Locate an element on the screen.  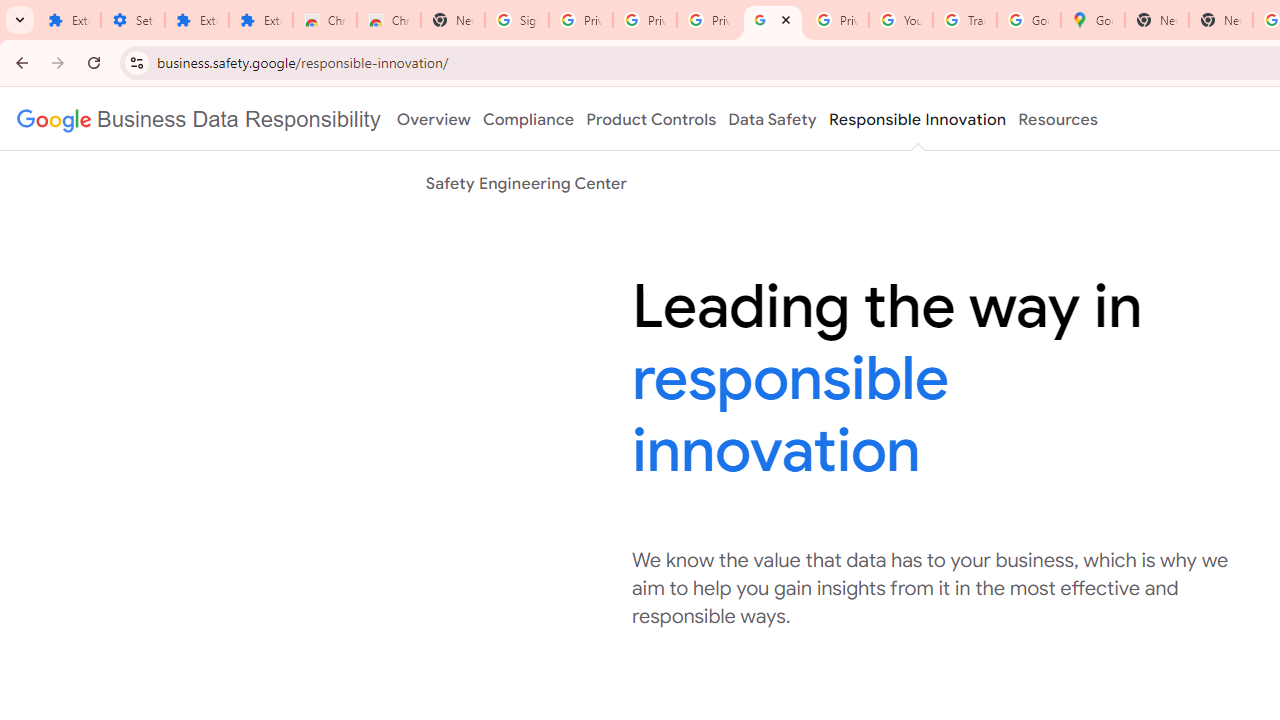
'Sign in - Google Accounts' is located at coordinates (517, 20).